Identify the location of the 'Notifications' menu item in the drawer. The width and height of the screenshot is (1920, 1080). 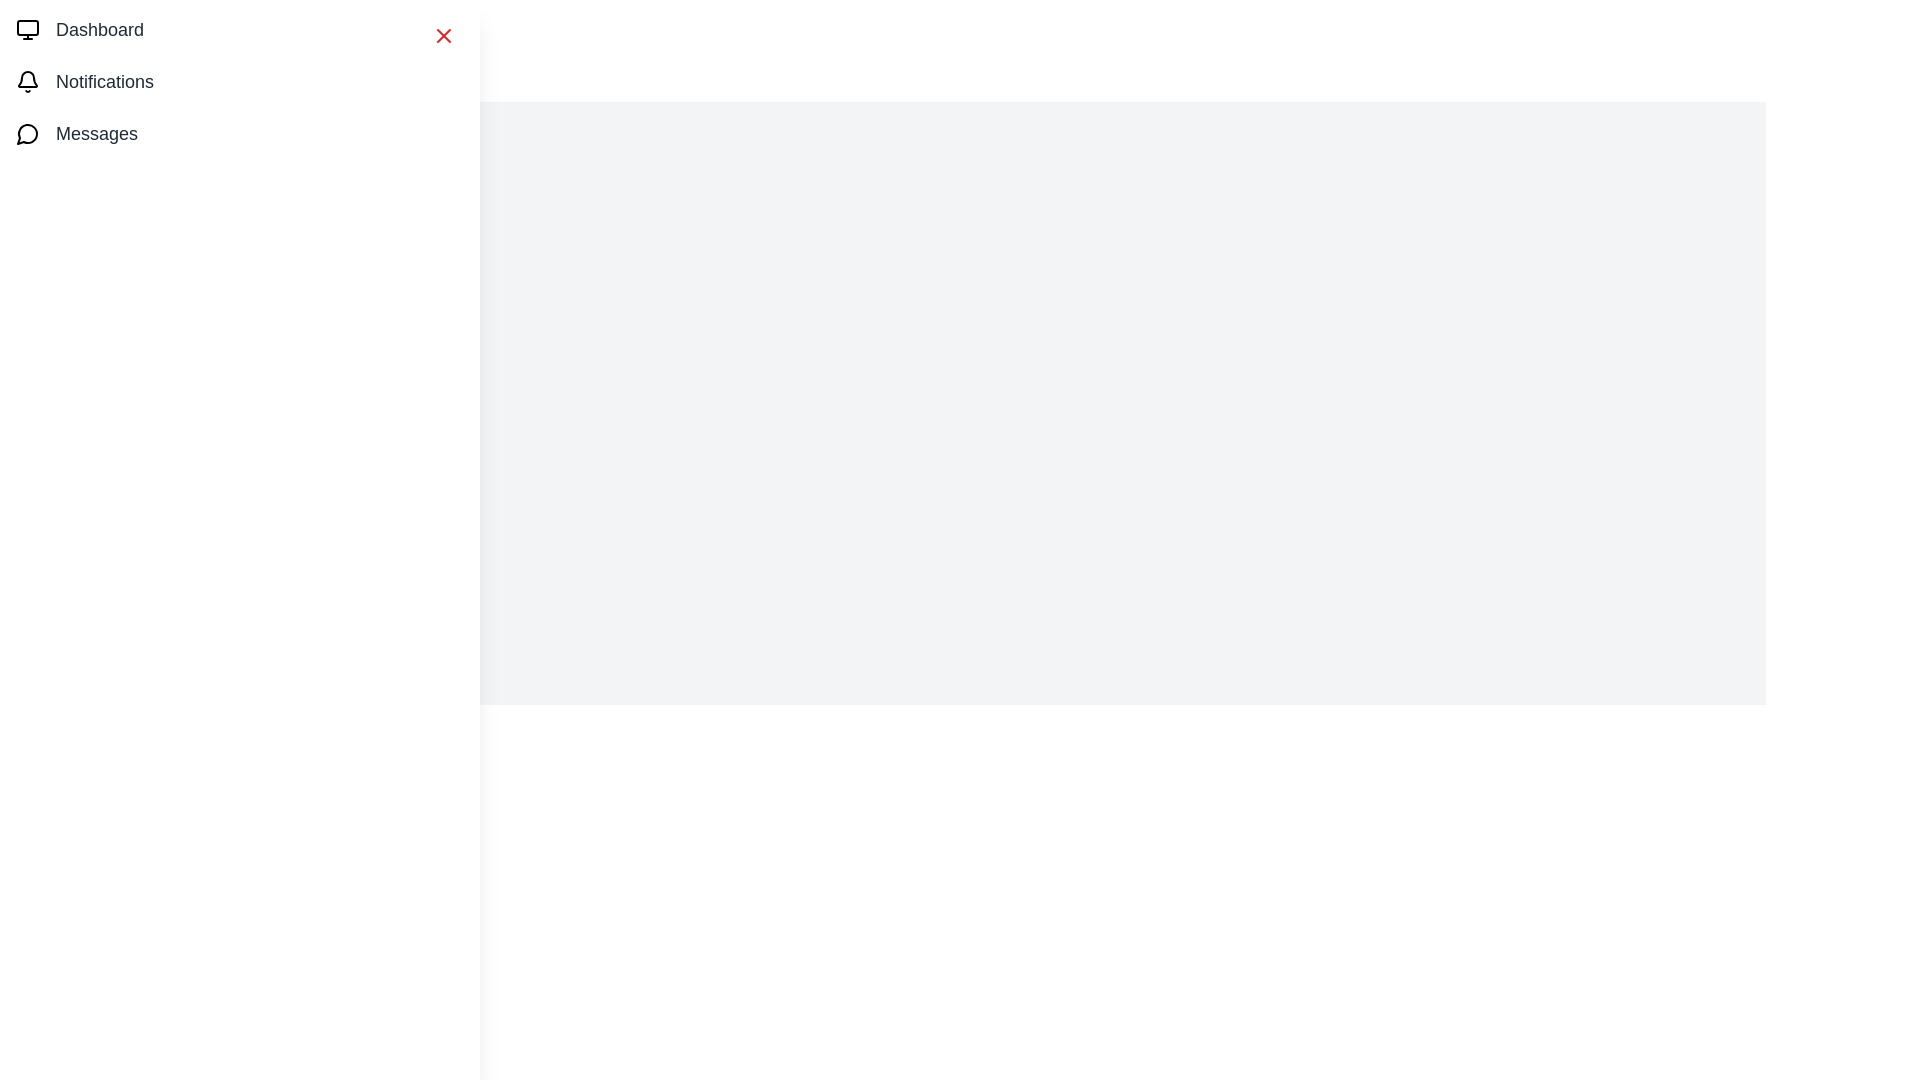
(240, 80).